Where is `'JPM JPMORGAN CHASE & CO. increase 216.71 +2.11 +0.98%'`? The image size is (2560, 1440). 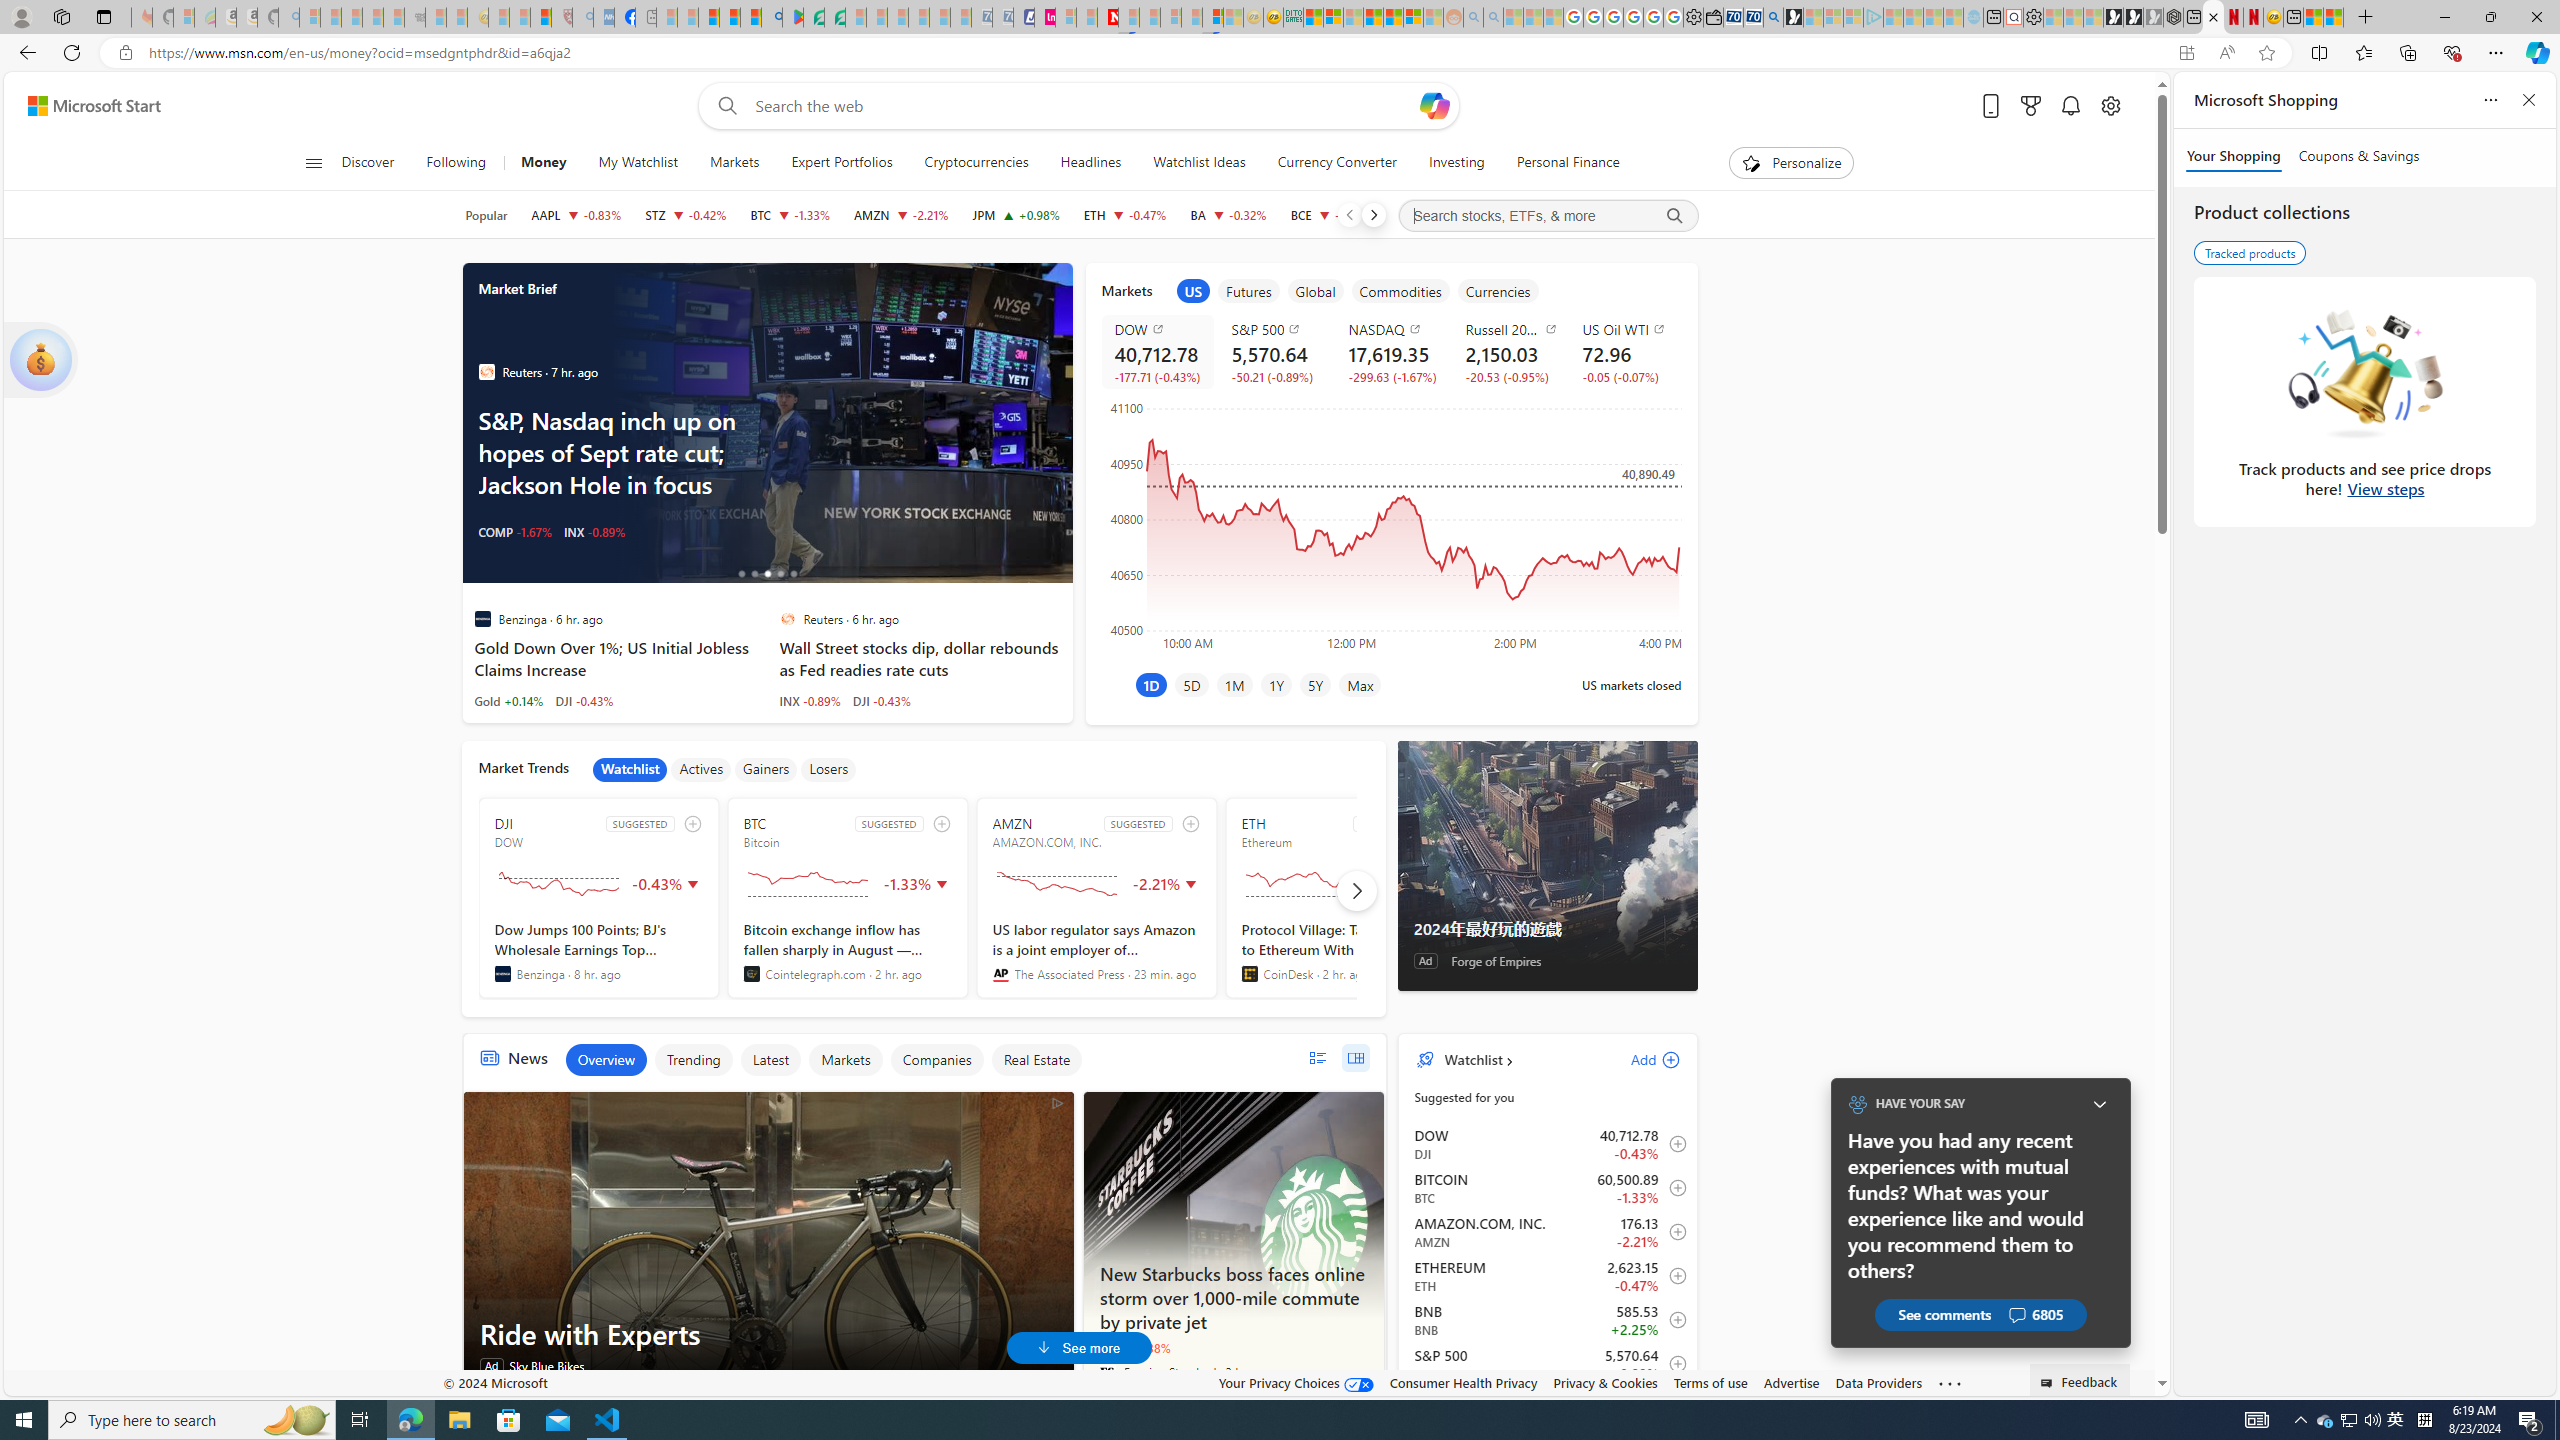 'JPM JPMORGAN CHASE & CO. increase 216.71 +2.11 +0.98%' is located at coordinates (1015, 214).